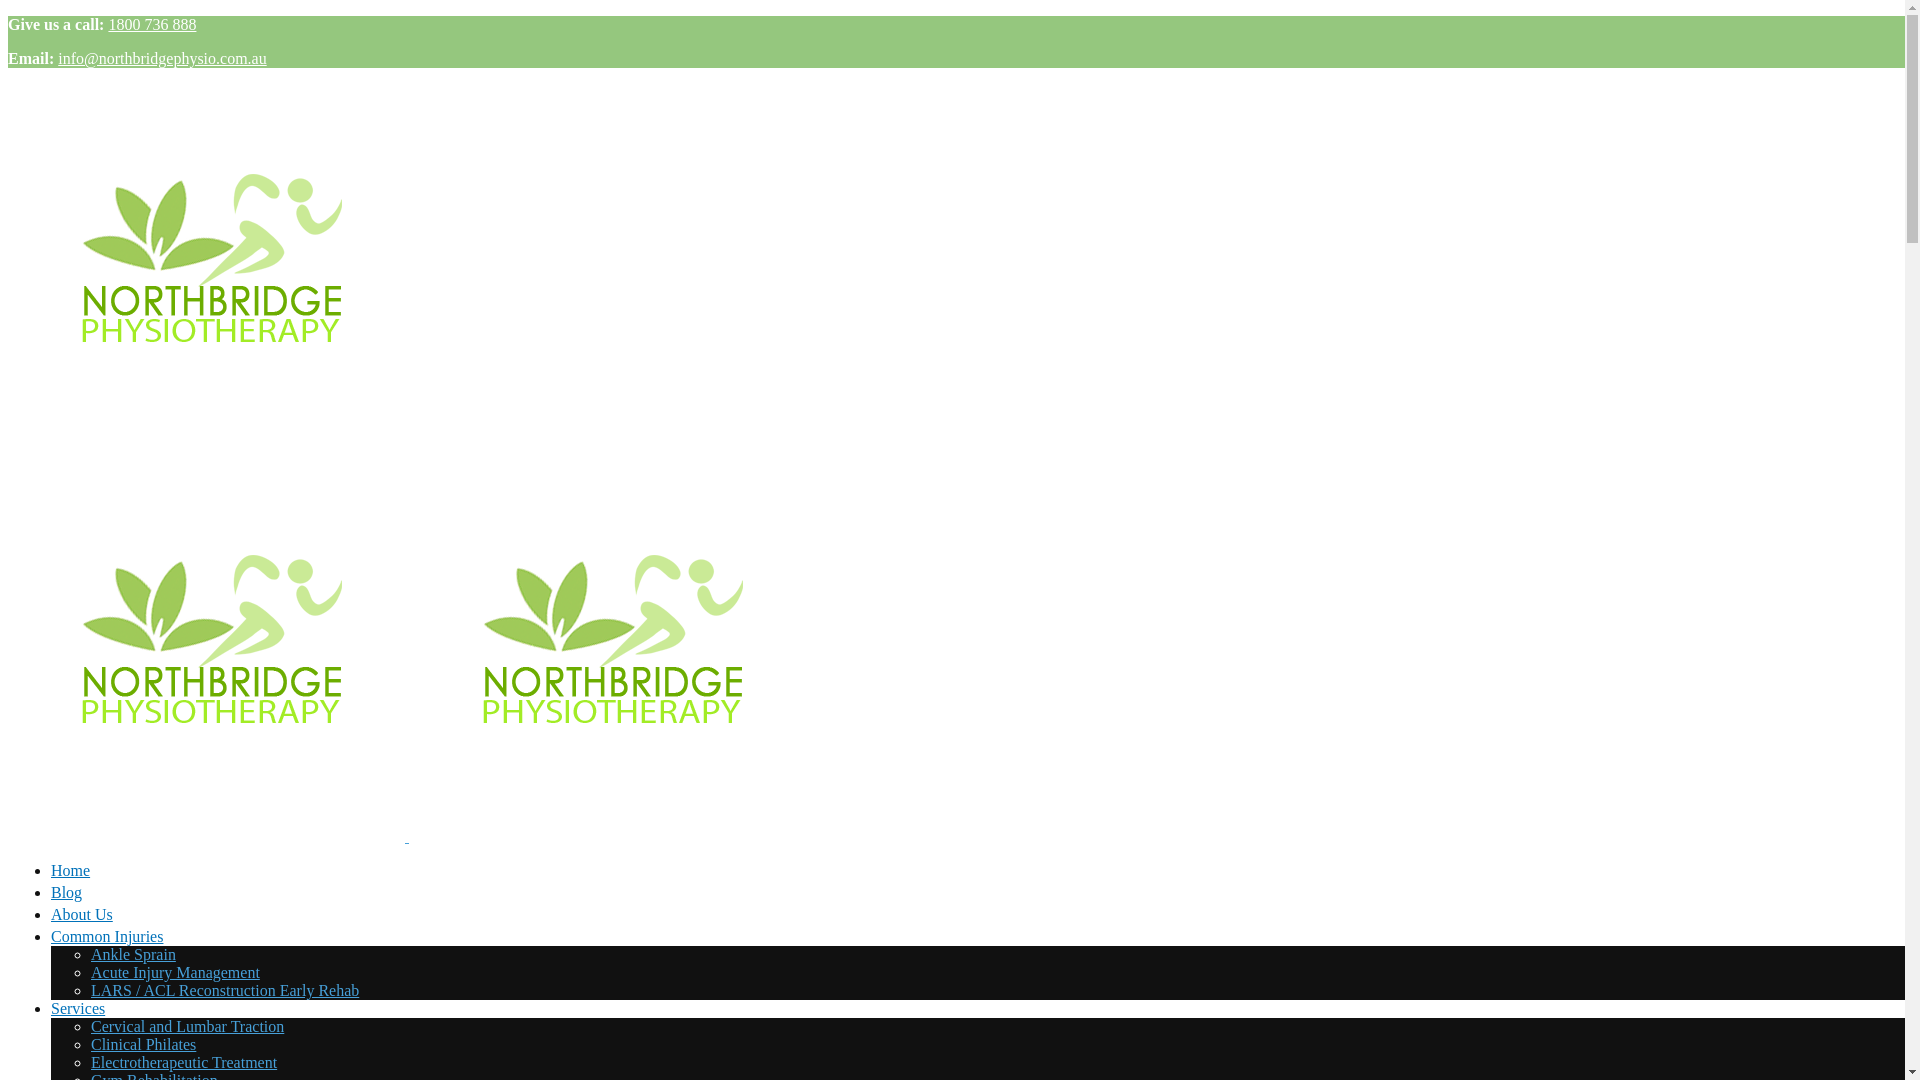  Describe the element at coordinates (51, 1008) in the screenshot. I see `'Services'` at that location.